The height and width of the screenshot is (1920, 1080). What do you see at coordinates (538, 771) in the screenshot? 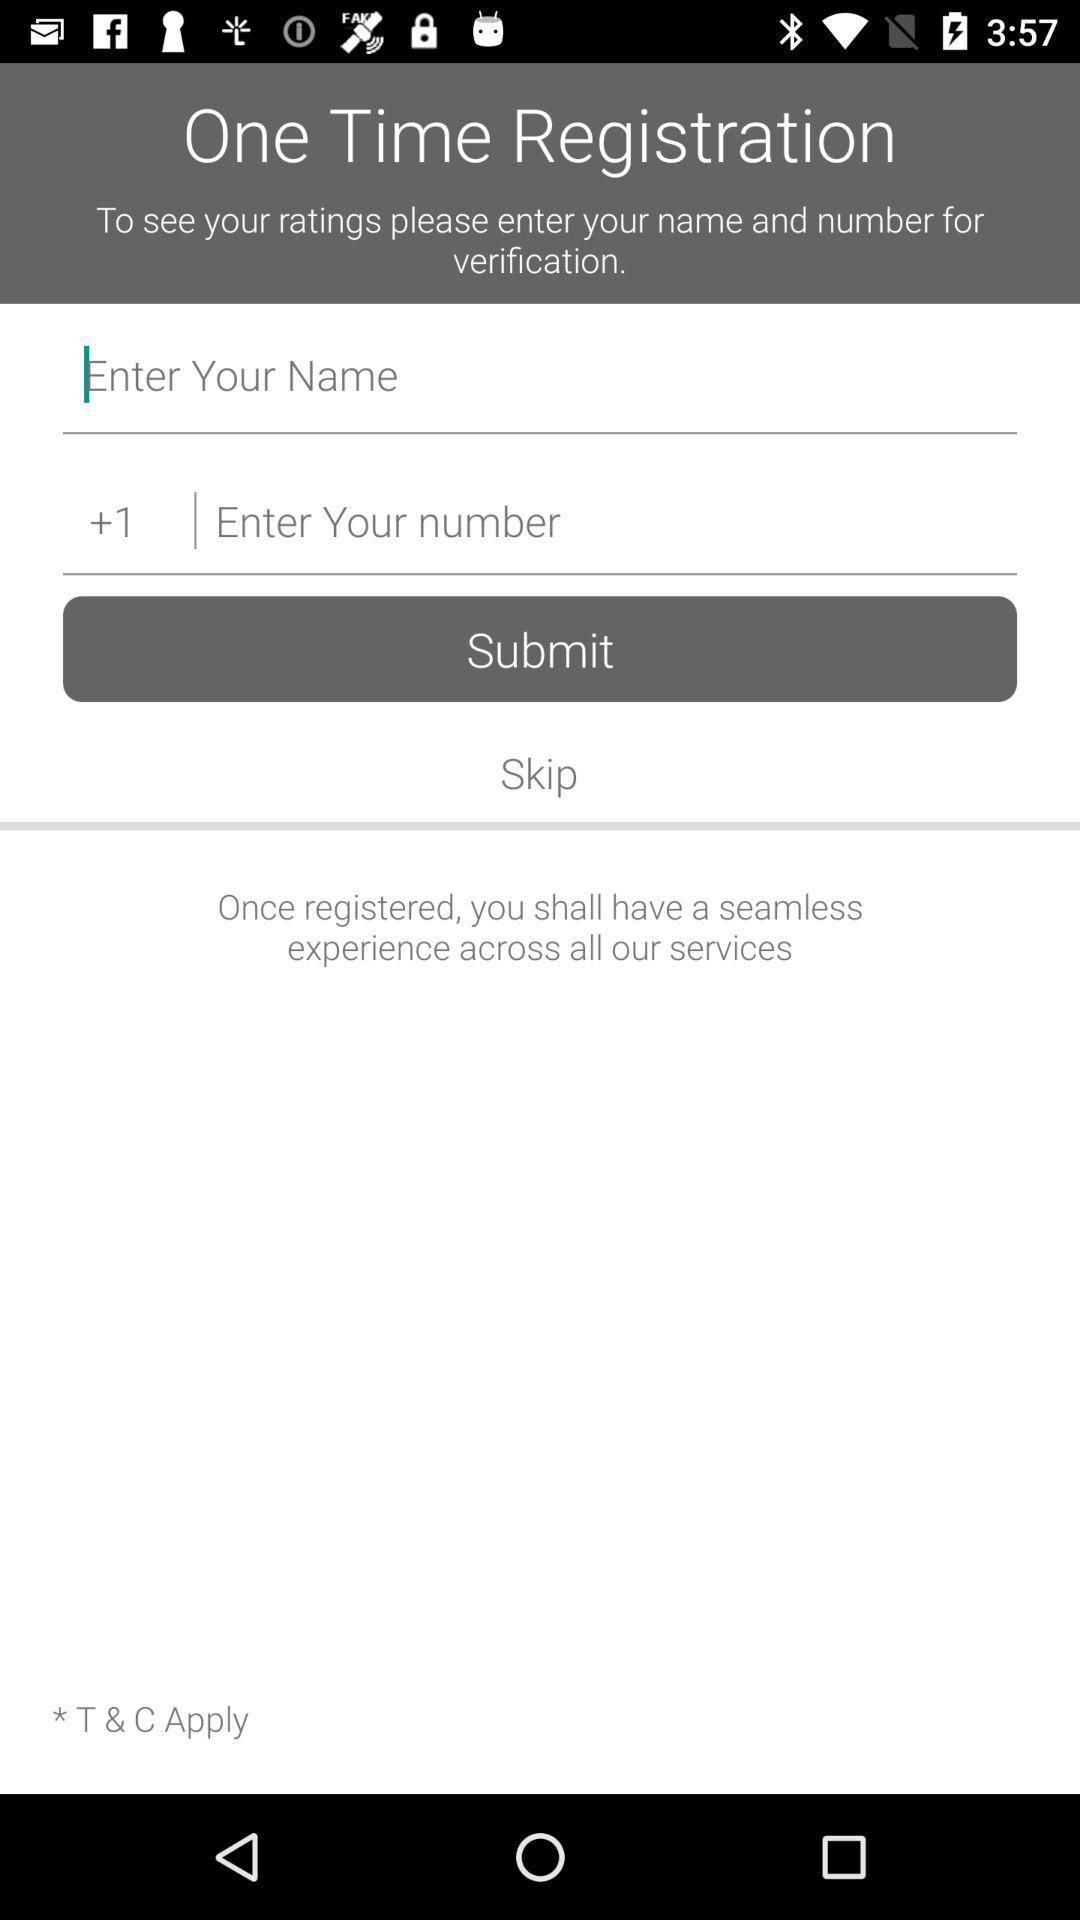
I see `the skip` at bounding box center [538, 771].